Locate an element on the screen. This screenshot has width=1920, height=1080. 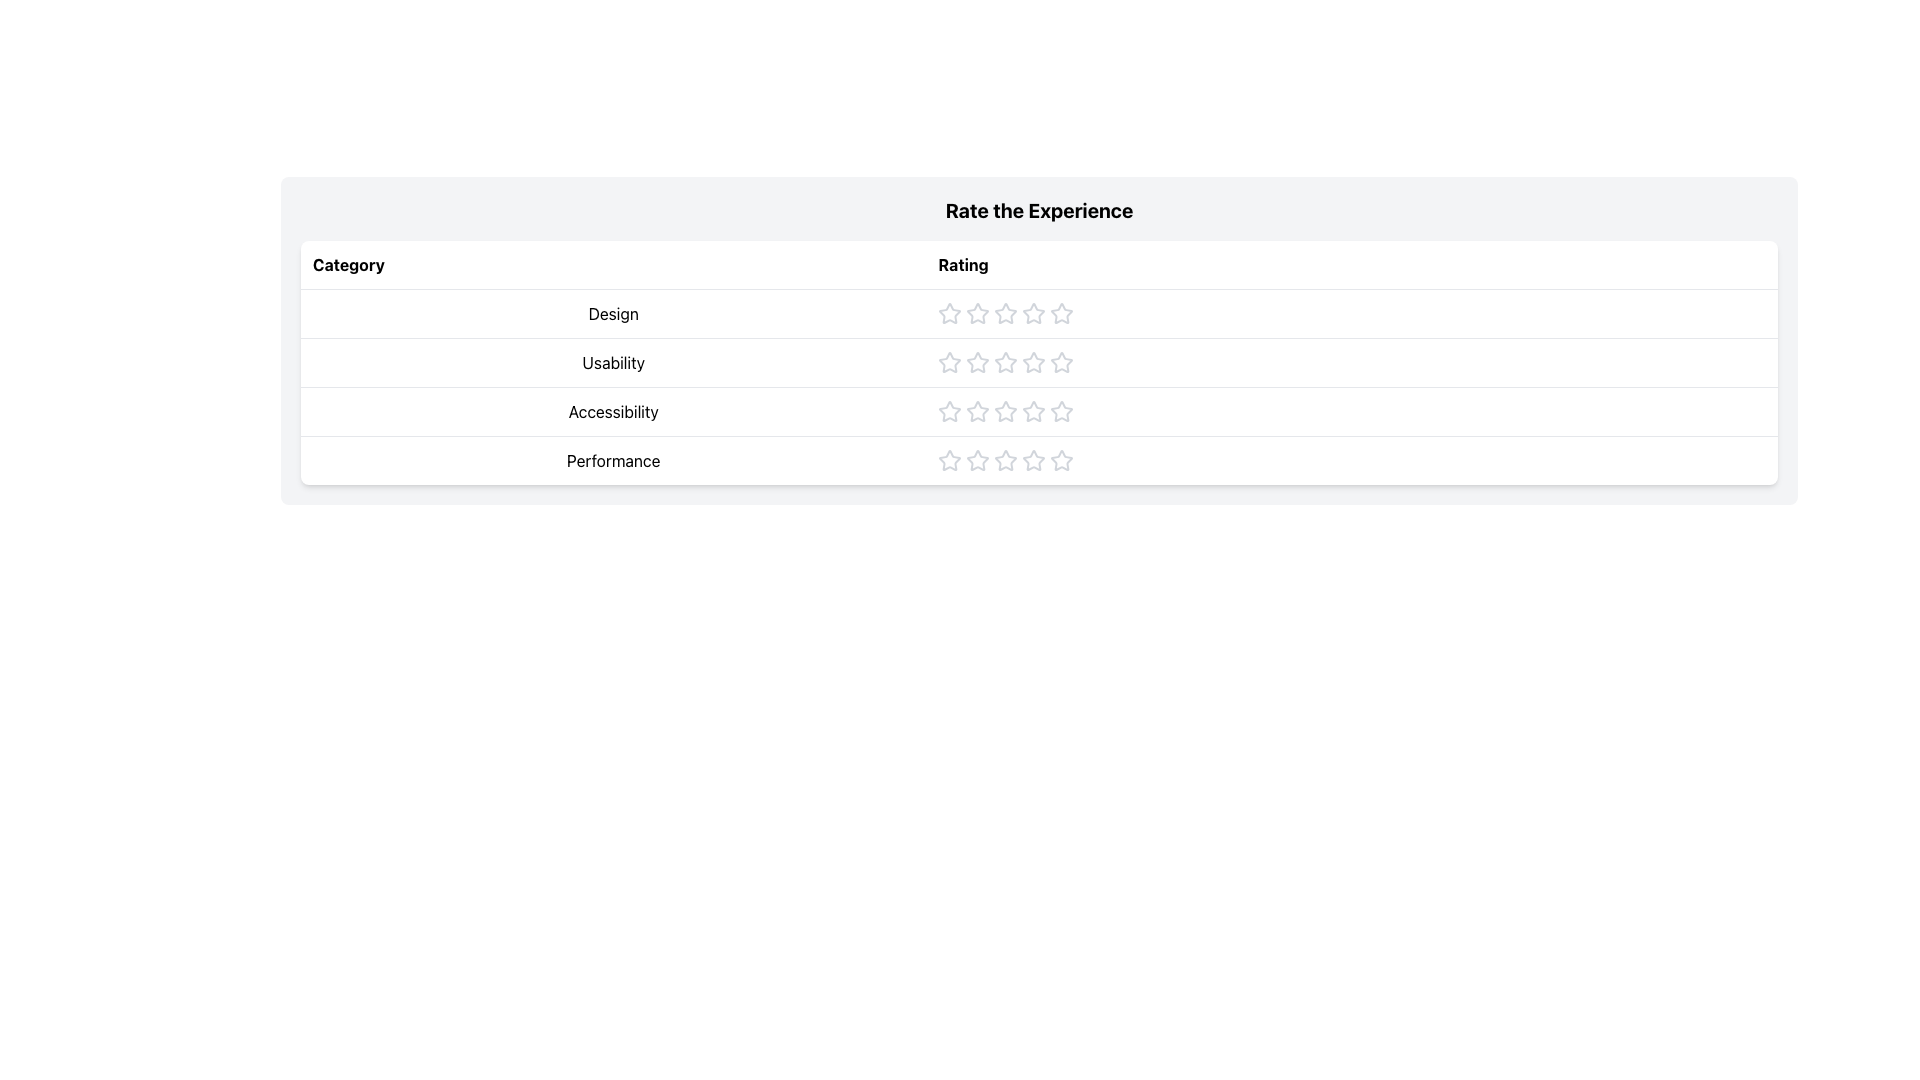
the 'Performance' rating row in the table, which is located in the fourth row and allows for rating assignment is located at coordinates (1039, 460).